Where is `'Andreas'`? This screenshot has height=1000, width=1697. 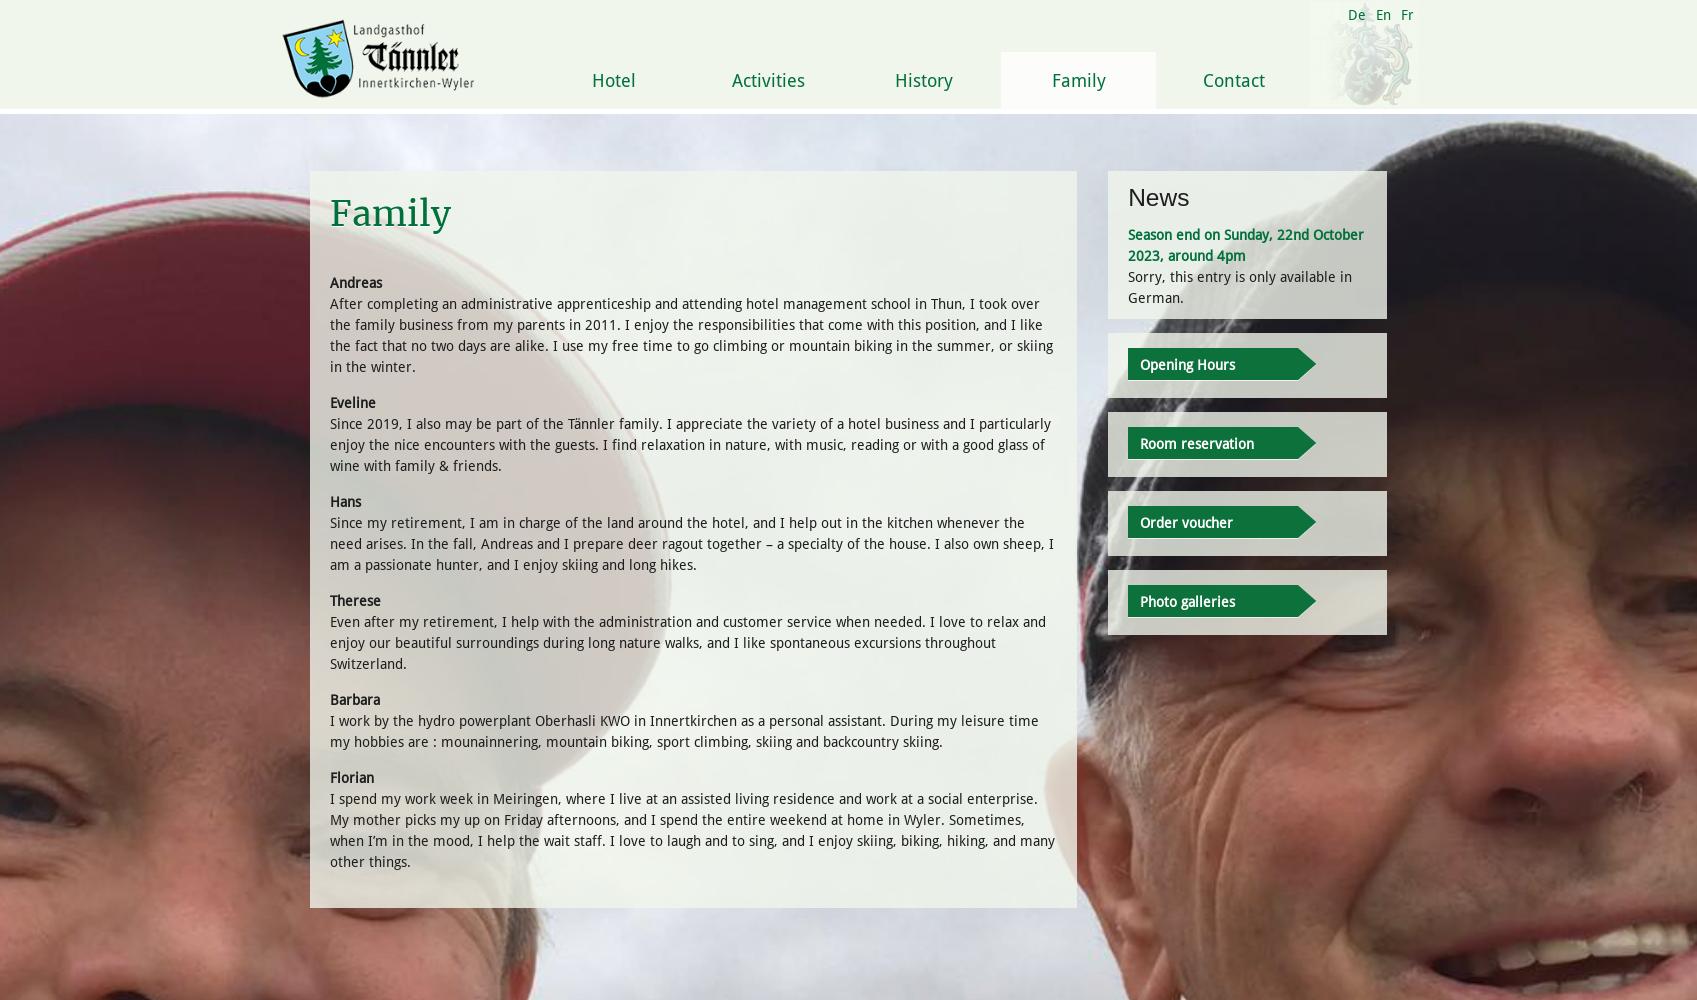 'Andreas' is located at coordinates (355, 282).